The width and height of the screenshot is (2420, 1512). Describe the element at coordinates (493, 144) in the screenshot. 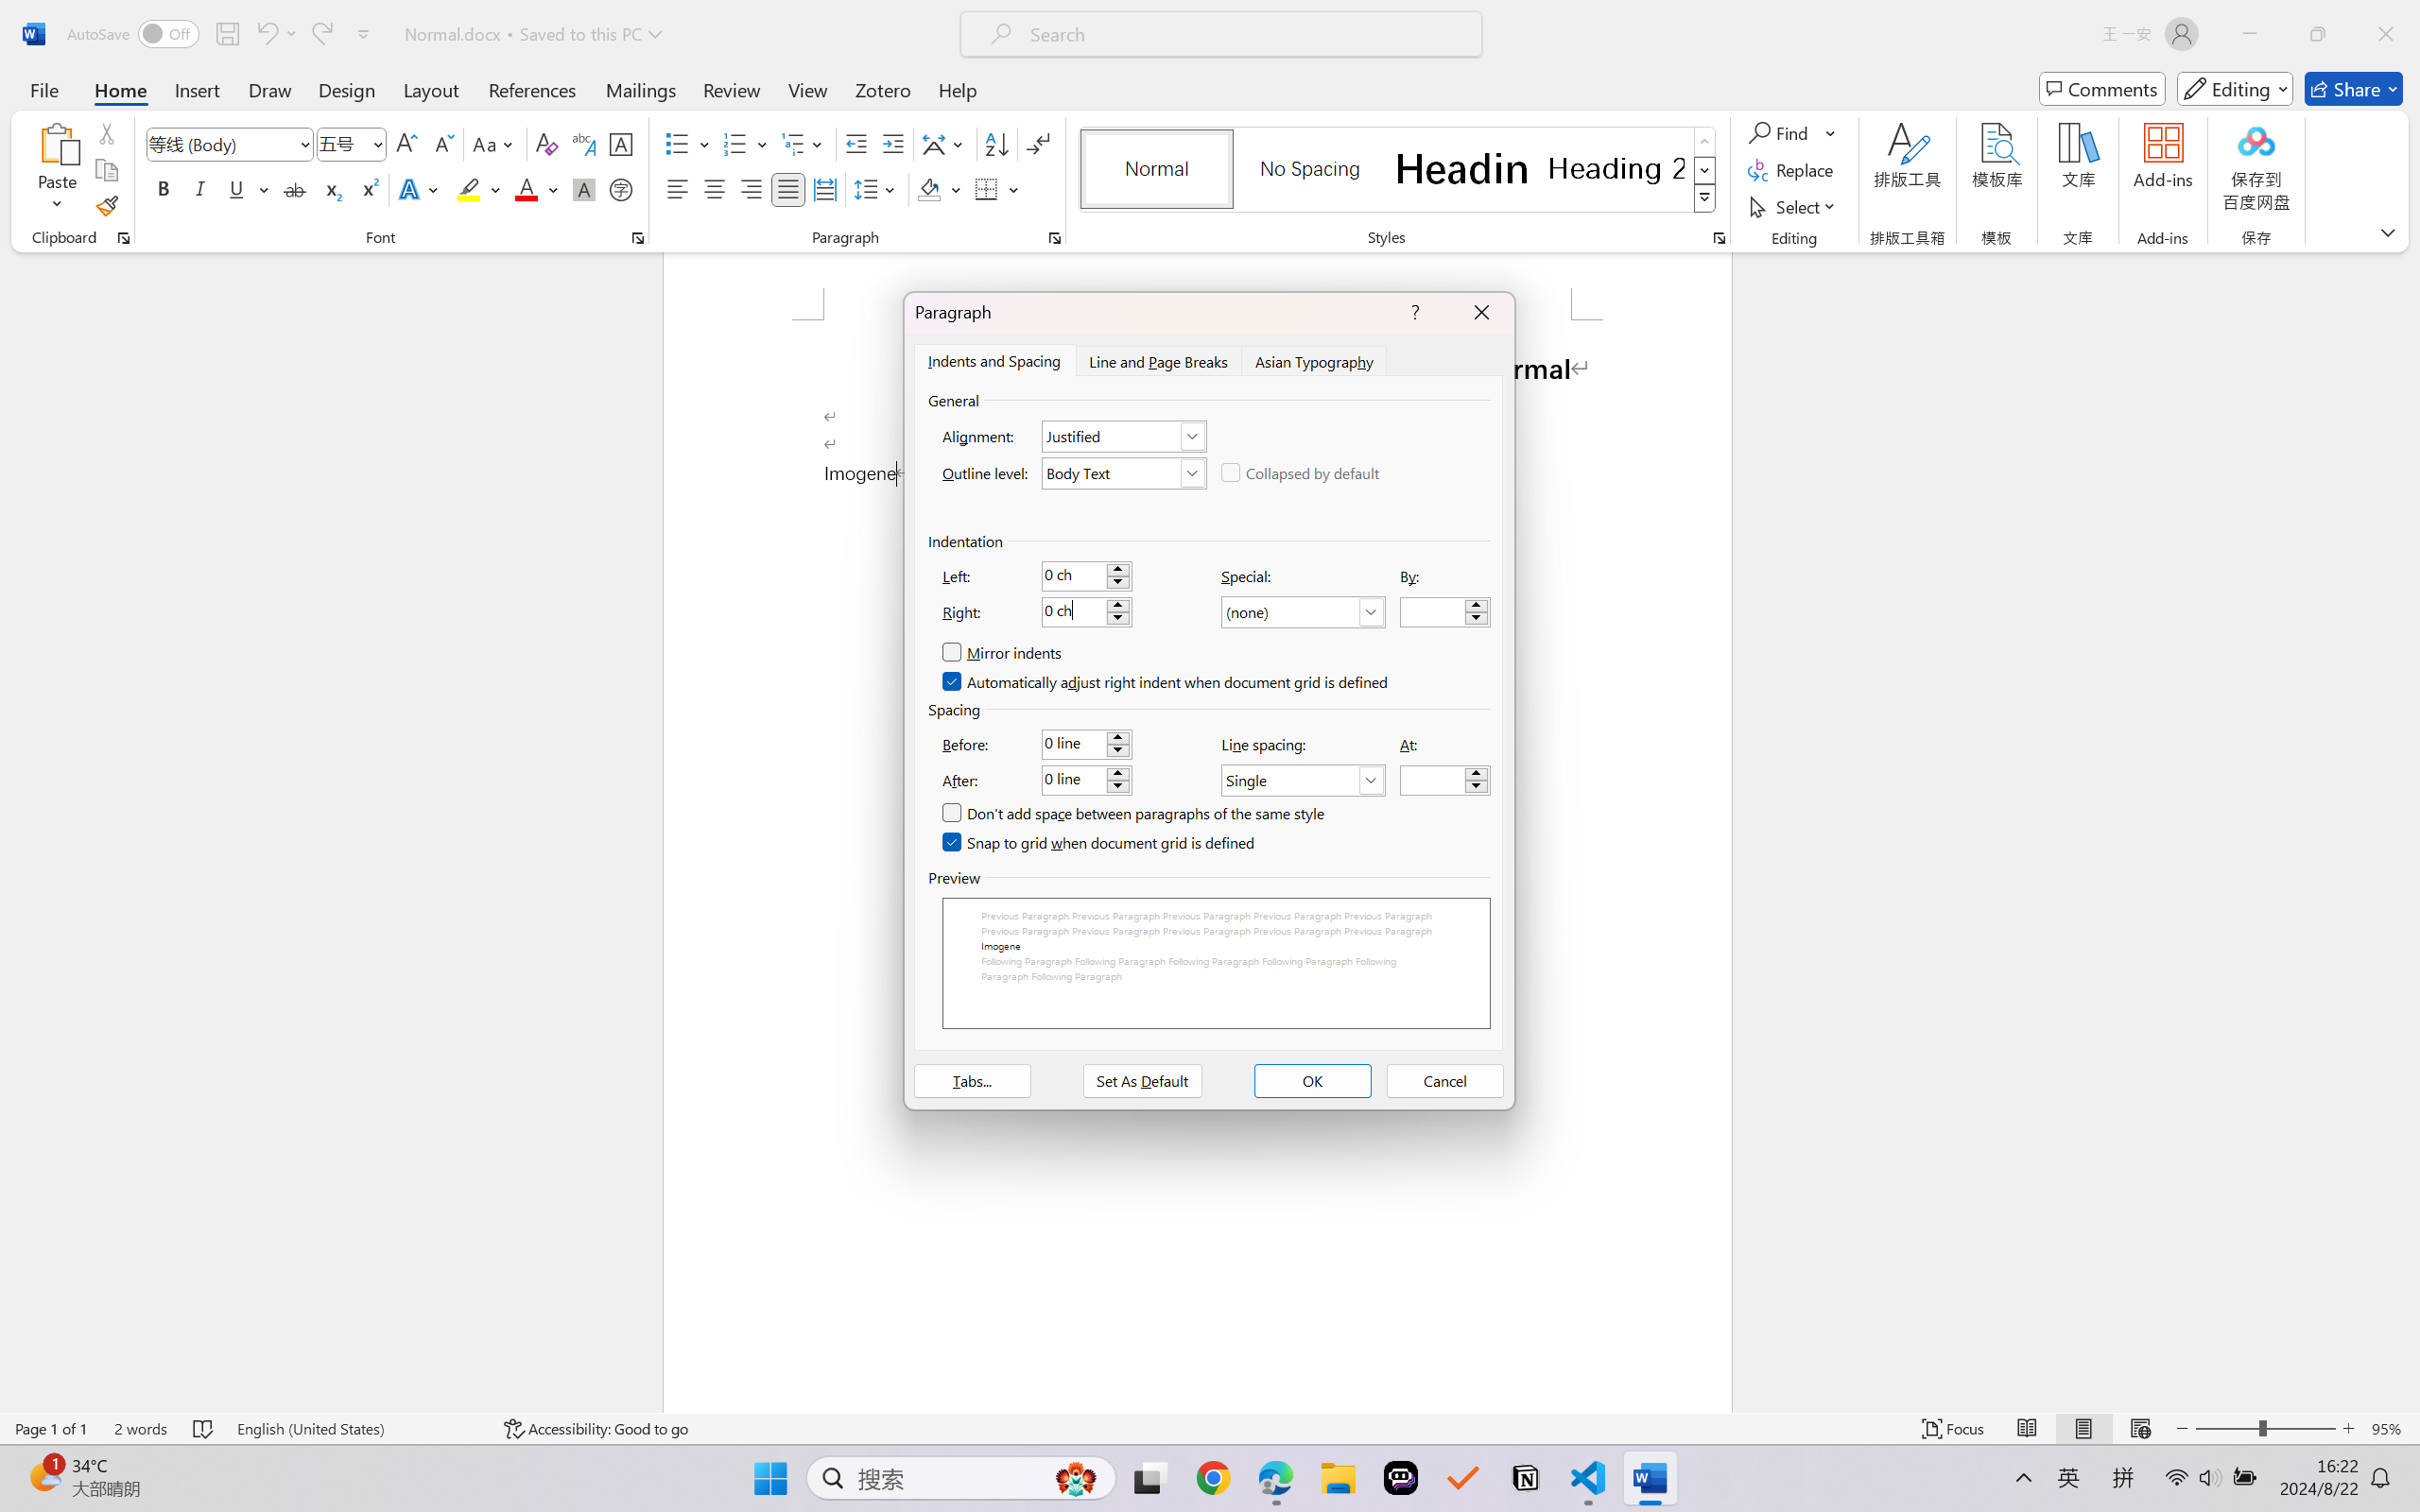

I see `'Change Case'` at that location.